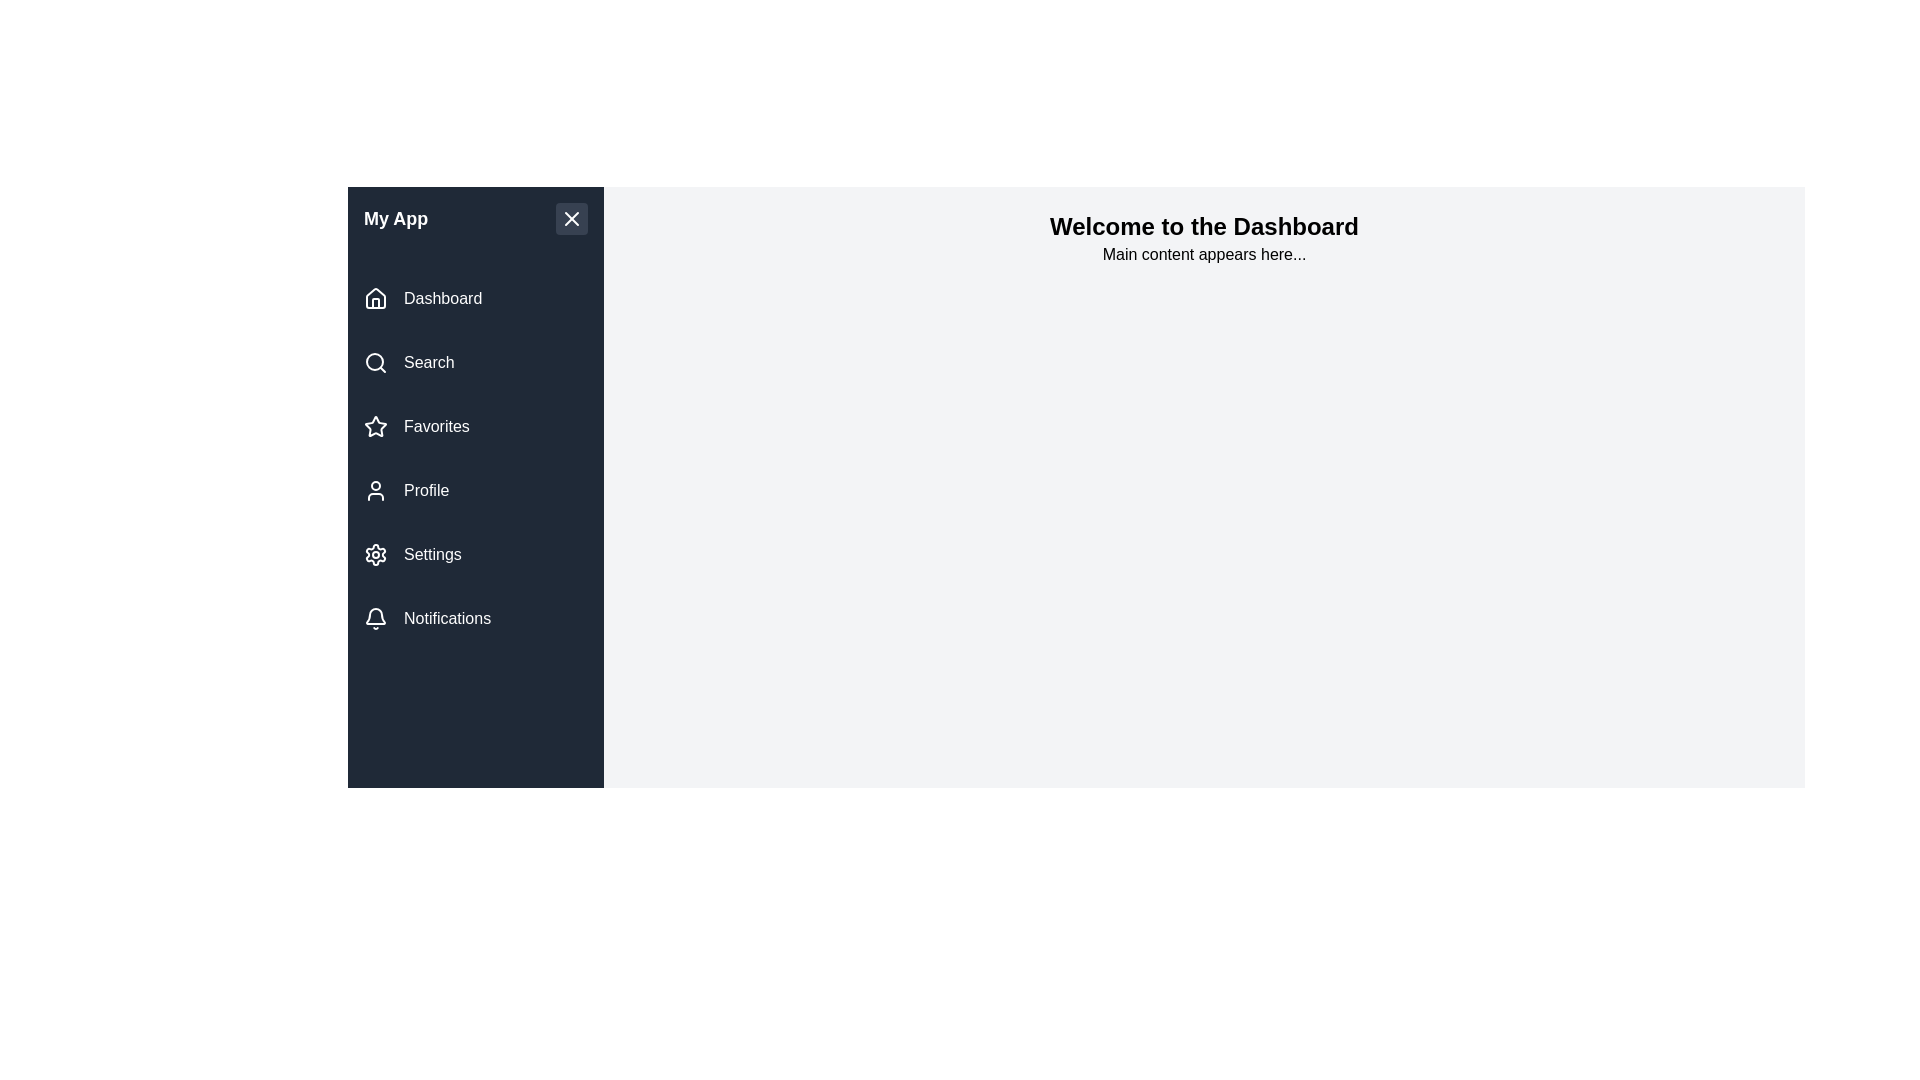 The width and height of the screenshot is (1920, 1080). Describe the element at coordinates (474, 555) in the screenshot. I see `the navigation link labeled Settings` at that location.